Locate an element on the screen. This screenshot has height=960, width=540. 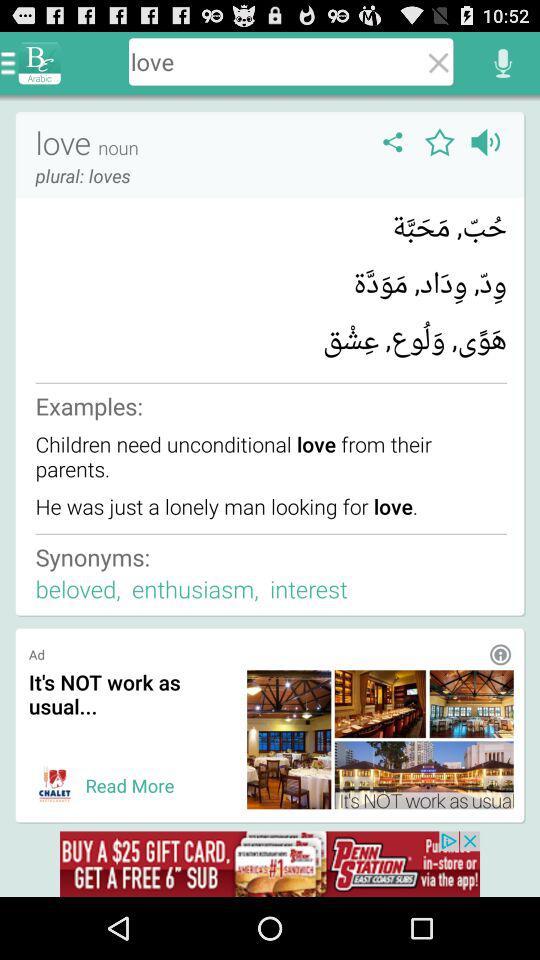
banner is located at coordinates (55, 785).